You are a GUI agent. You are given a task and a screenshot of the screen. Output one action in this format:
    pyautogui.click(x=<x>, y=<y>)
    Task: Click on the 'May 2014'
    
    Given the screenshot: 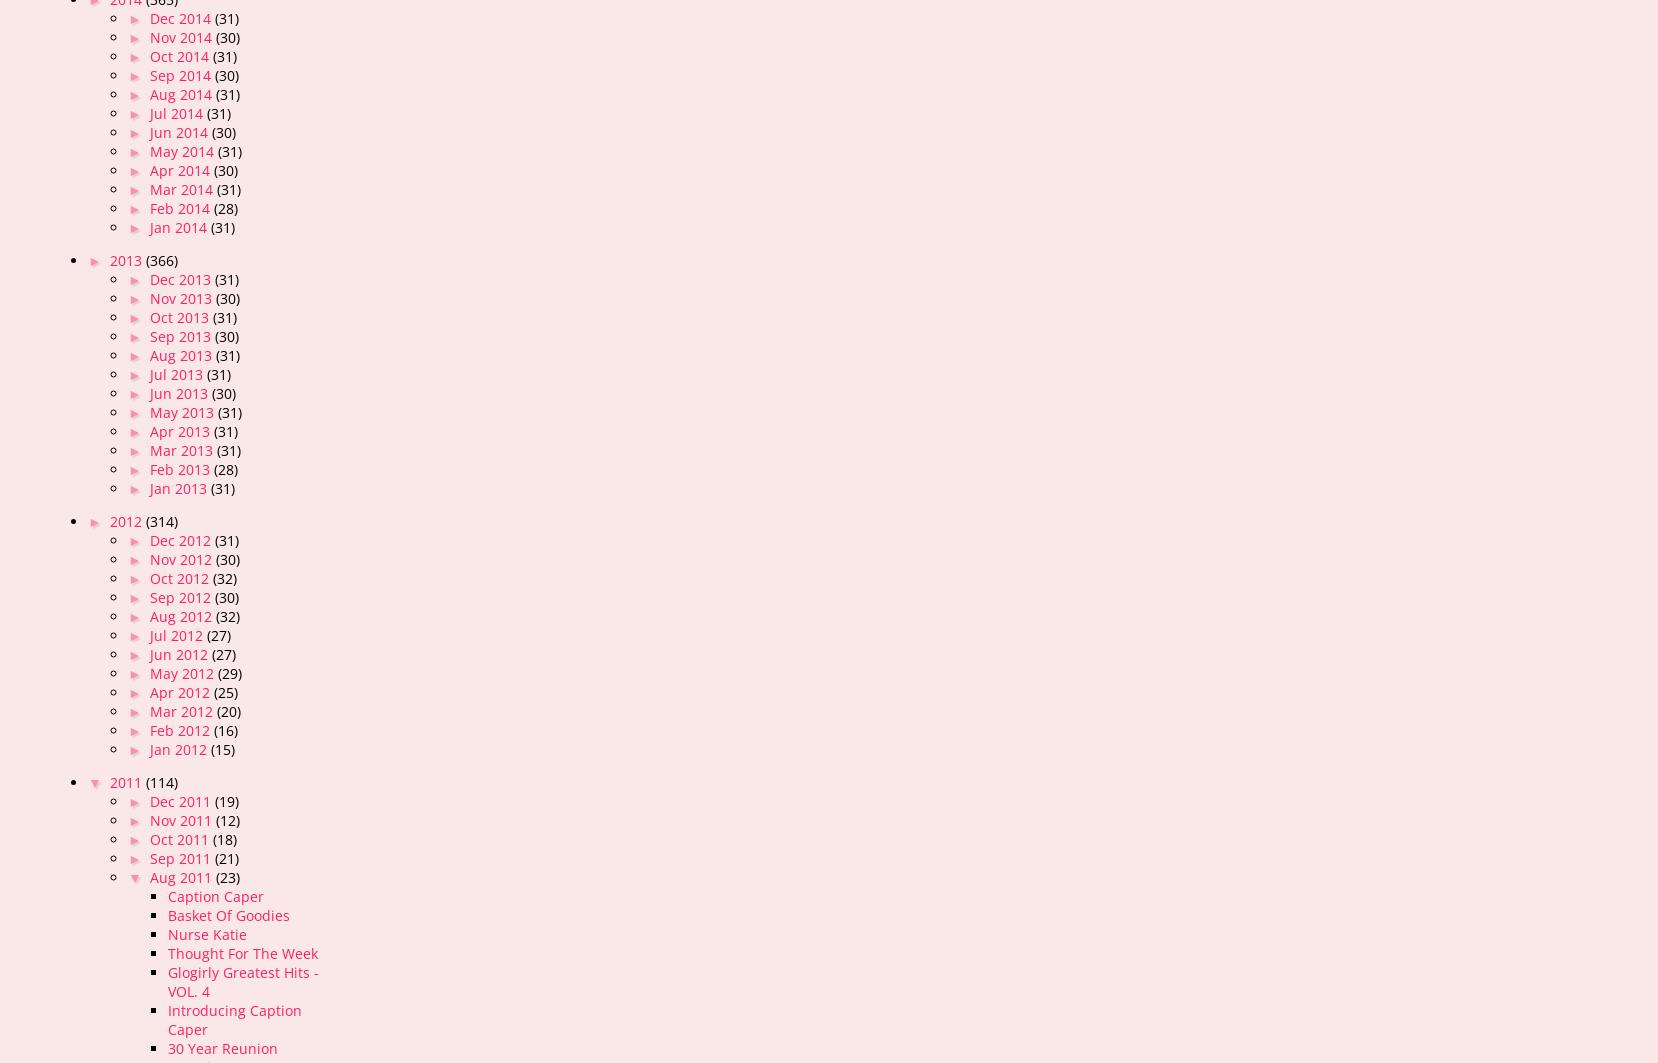 What is the action you would take?
    pyautogui.click(x=183, y=151)
    